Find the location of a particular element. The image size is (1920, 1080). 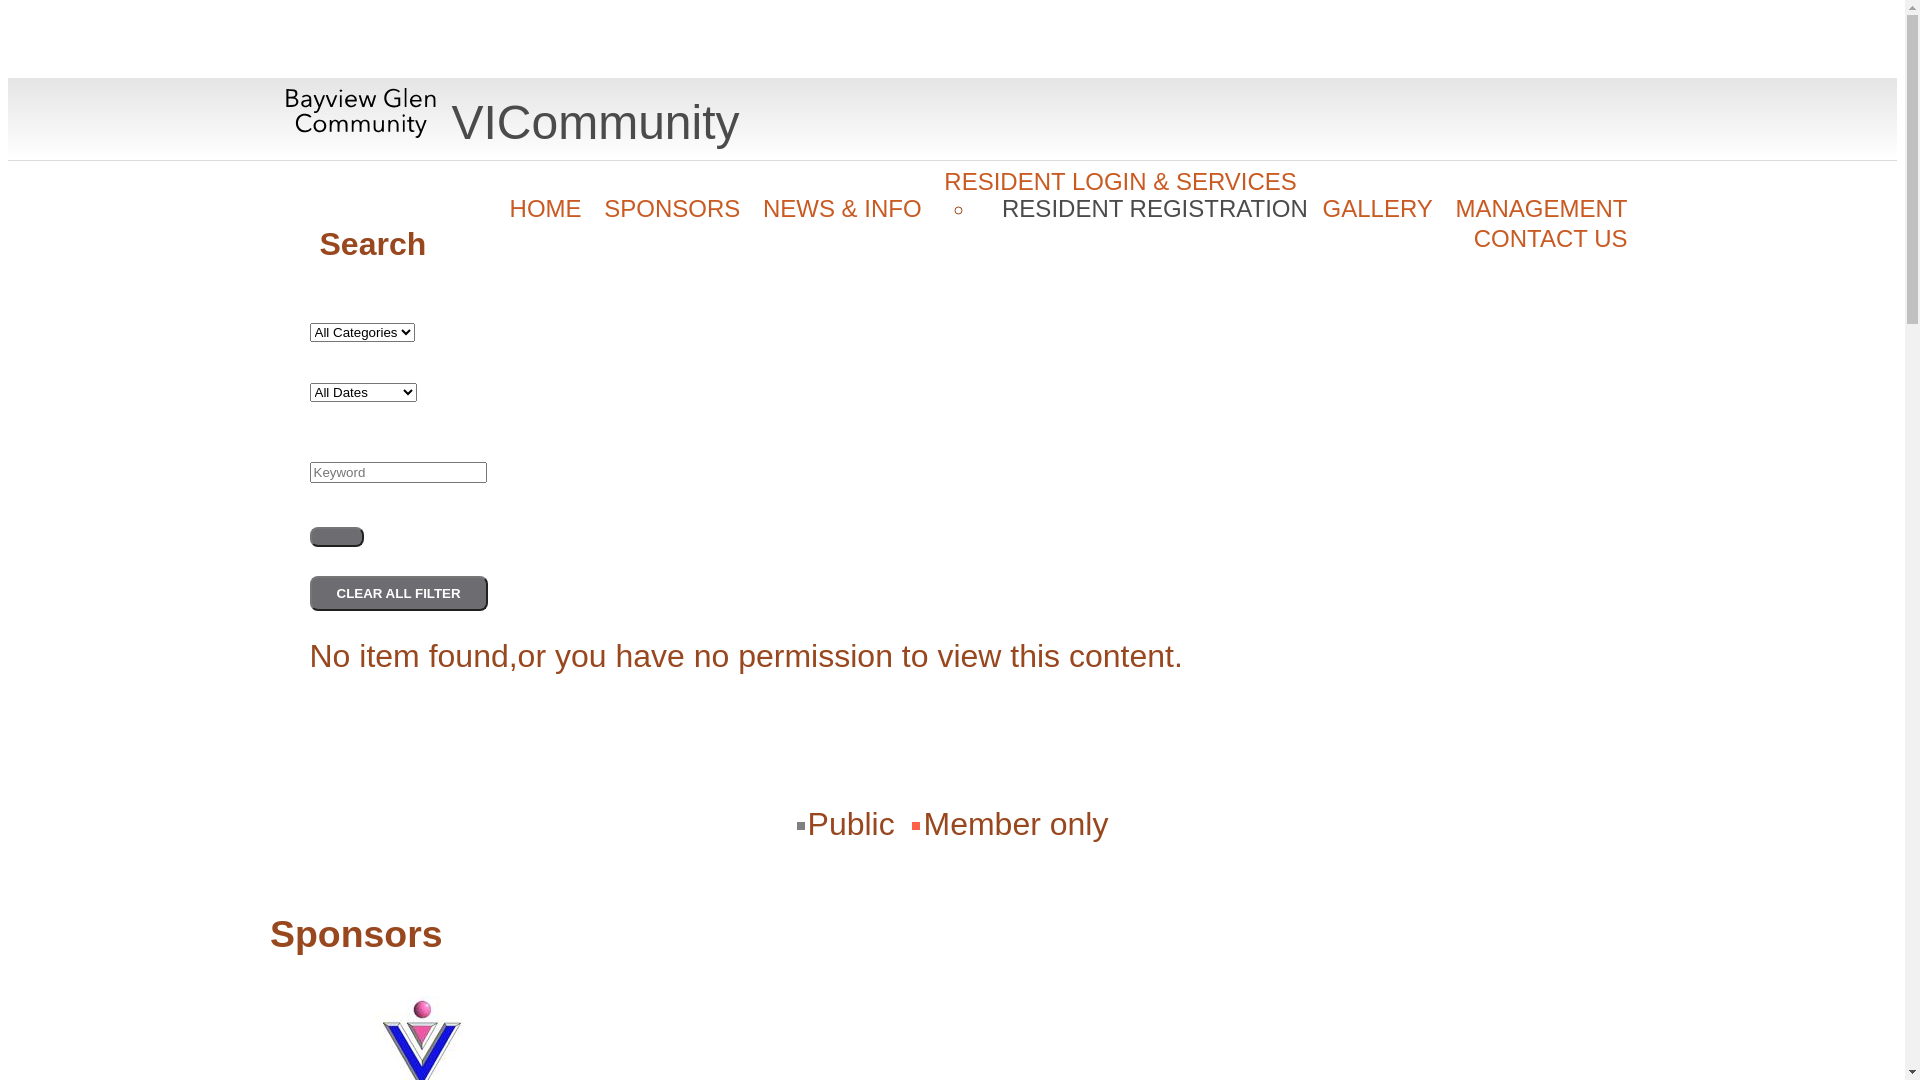

'HOME' is located at coordinates (546, 208).